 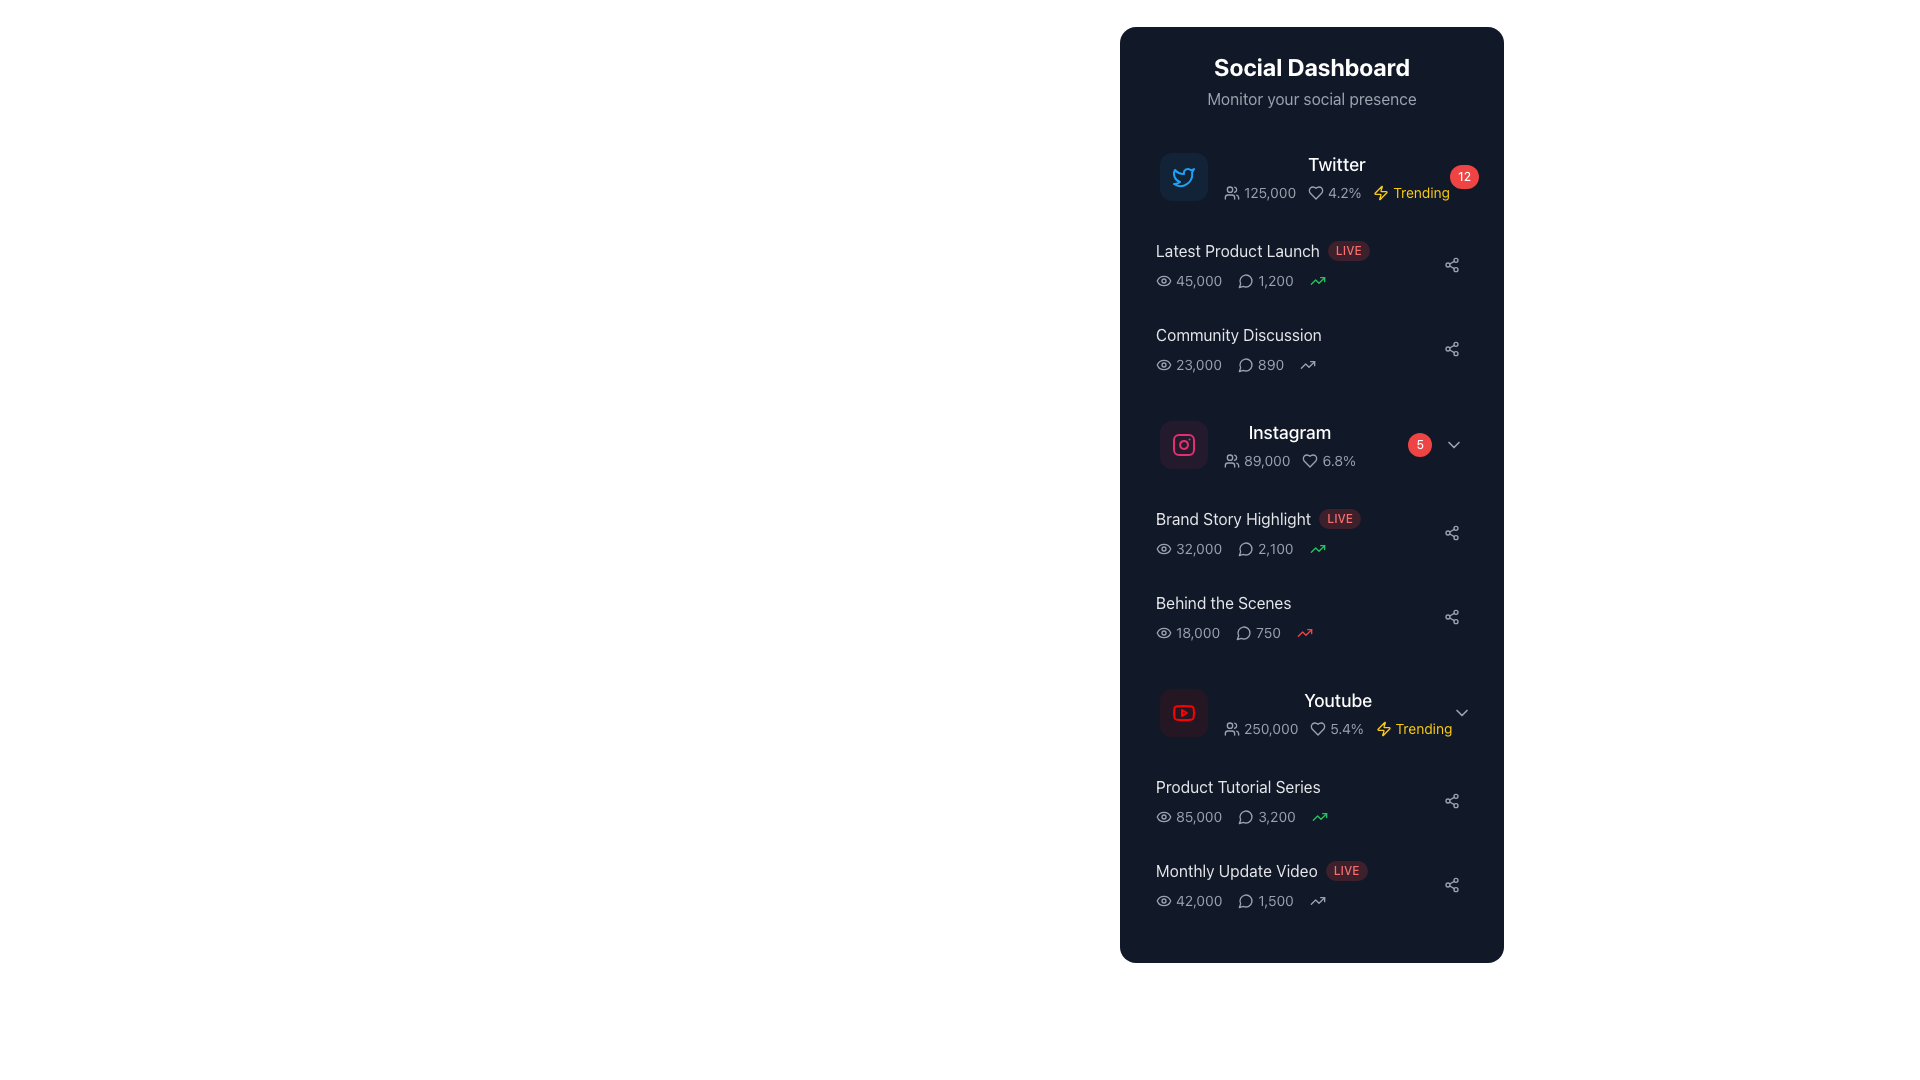 I want to click on the Twitter metrics summary block in the social media dashboard, so click(x=1305, y=176).